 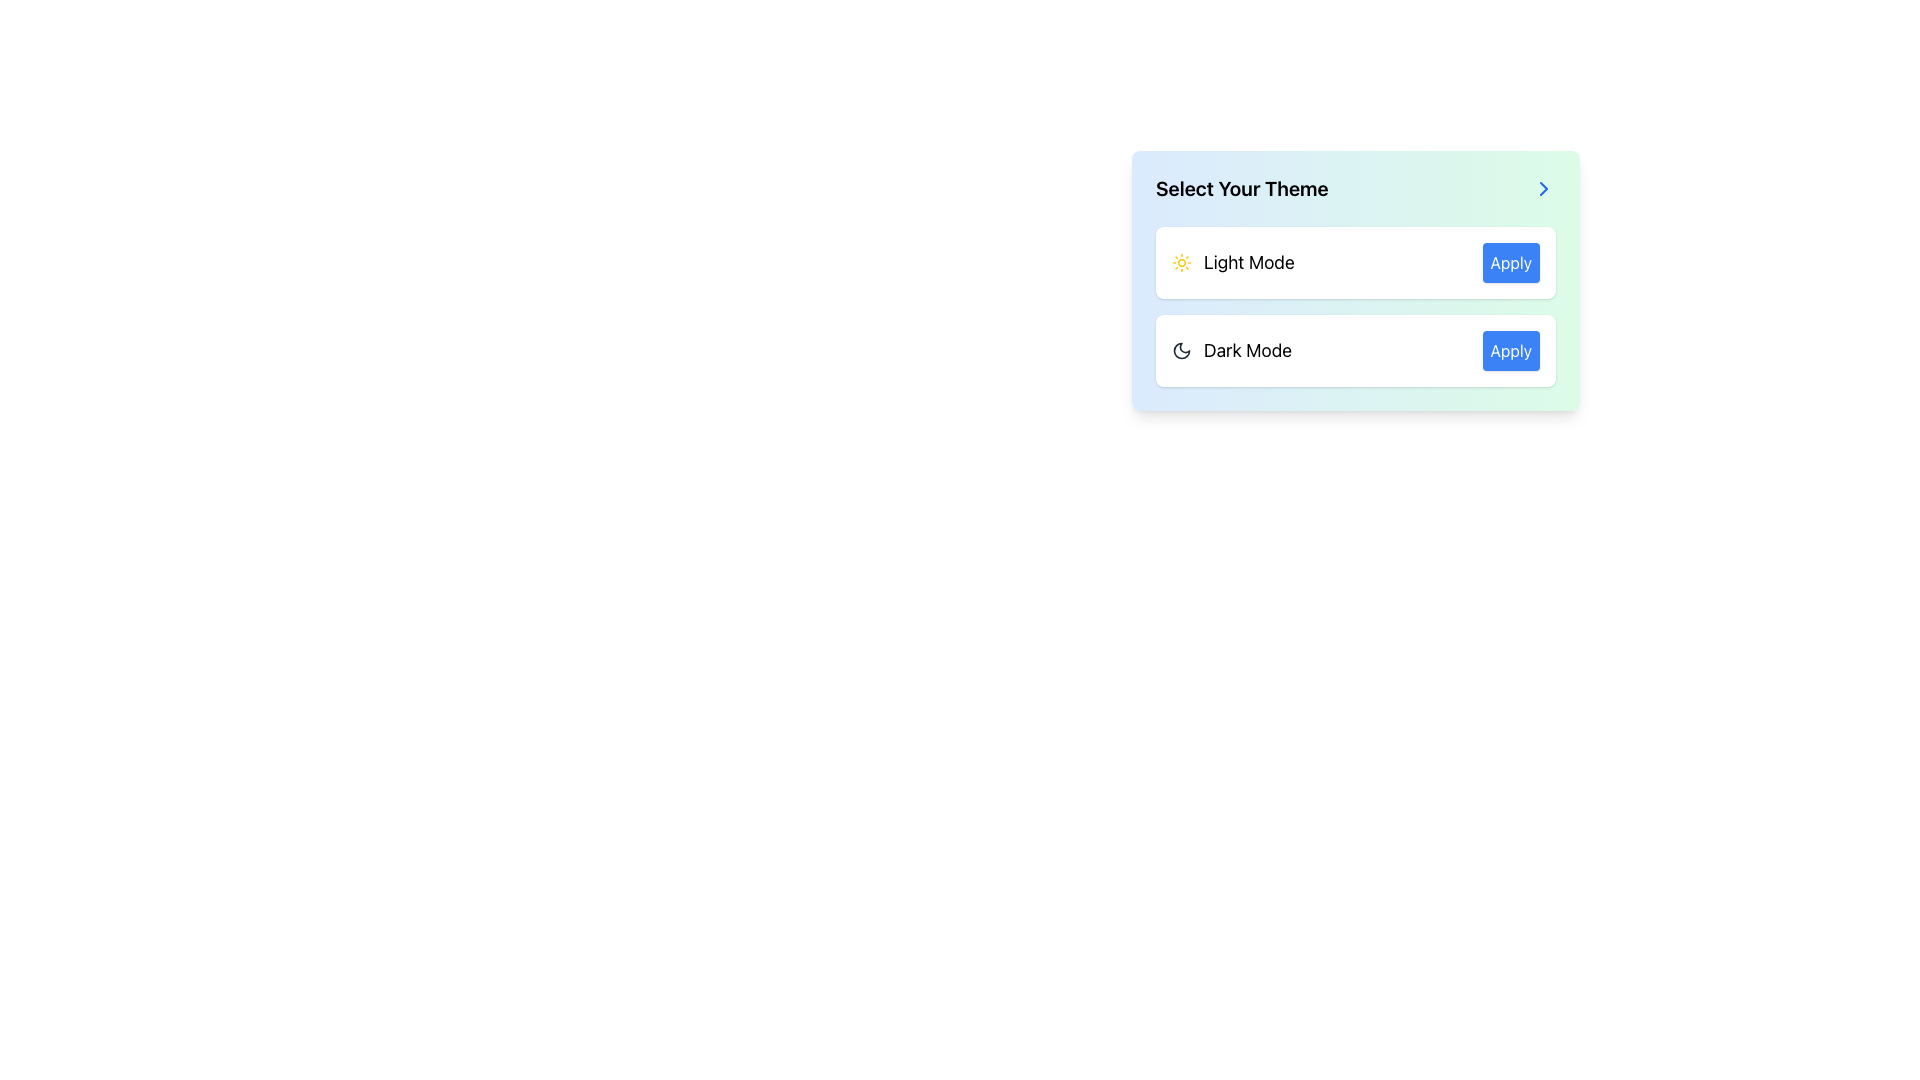 What do you see at coordinates (1543, 189) in the screenshot?
I see `the right-facing chevron icon button located to the far right of the header titled 'Select Your Theme'` at bounding box center [1543, 189].